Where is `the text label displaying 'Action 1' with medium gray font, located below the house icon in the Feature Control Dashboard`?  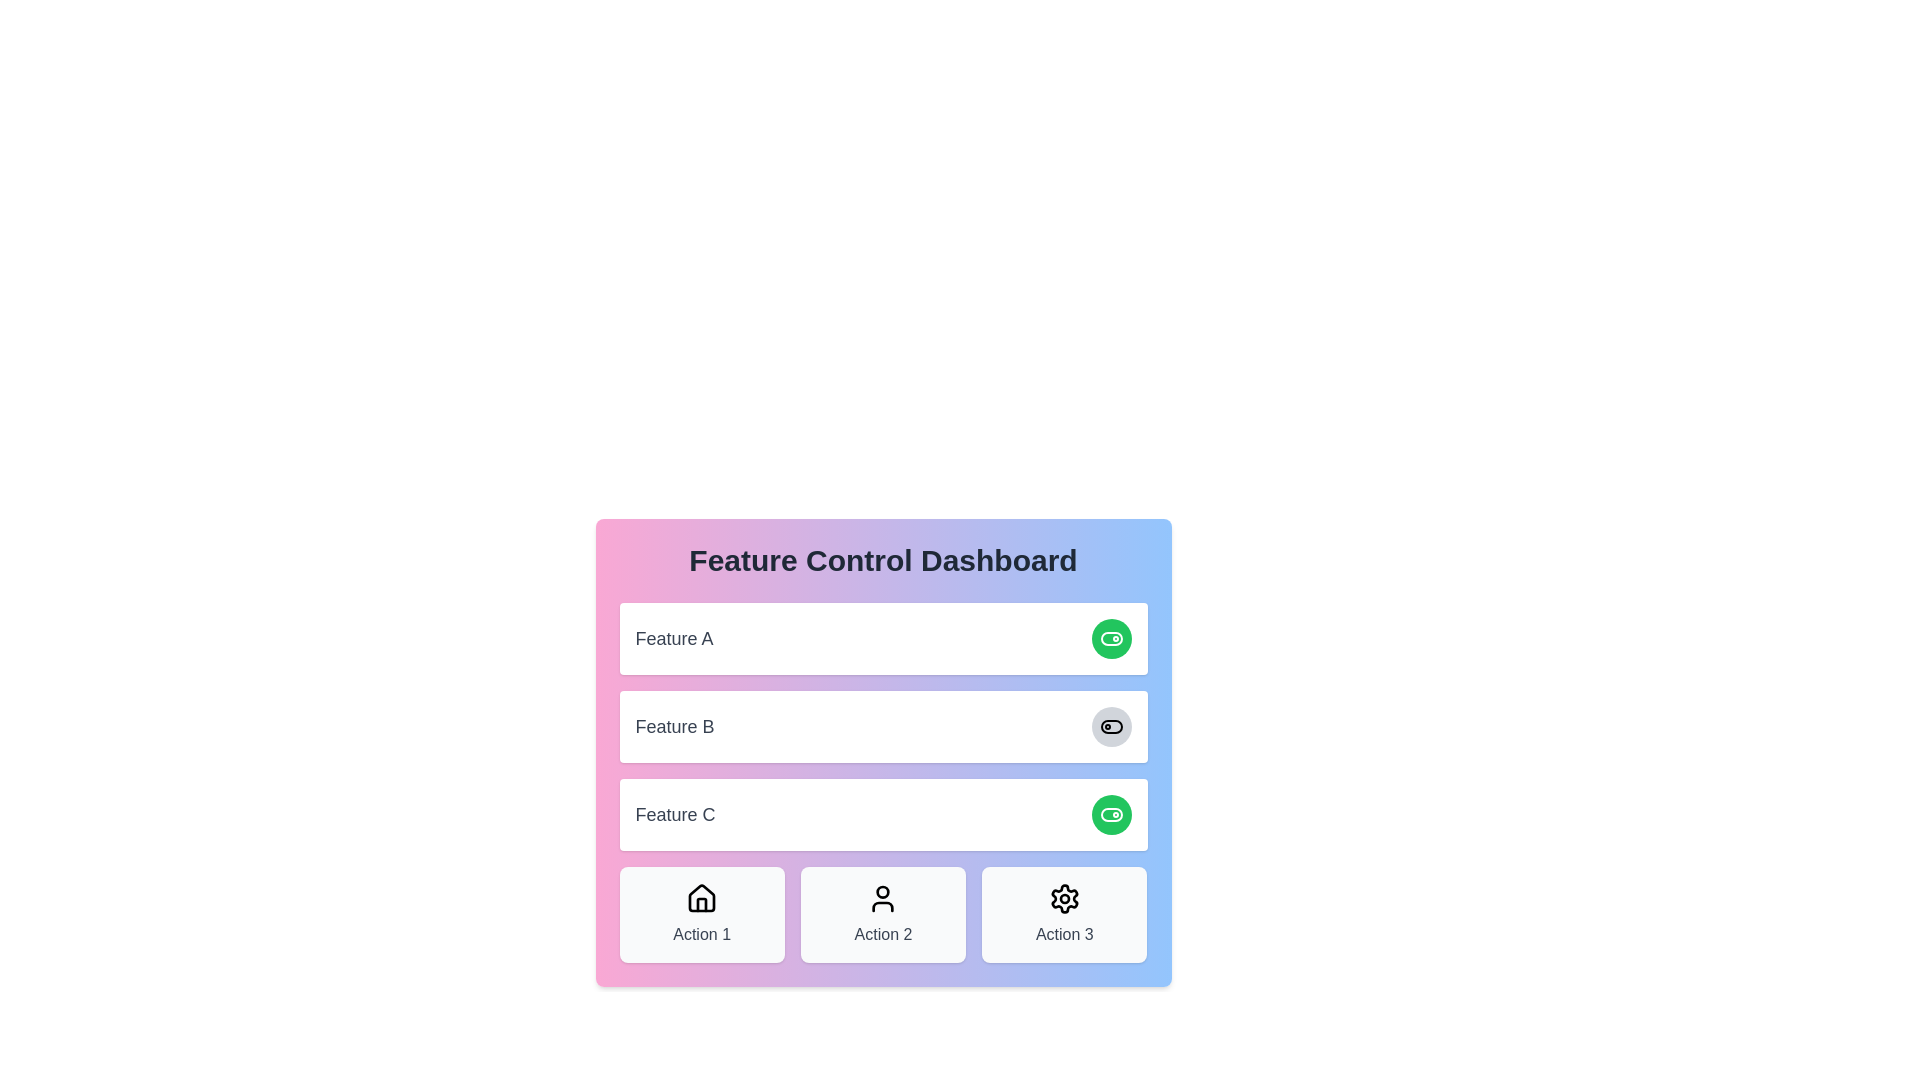 the text label displaying 'Action 1' with medium gray font, located below the house icon in the Feature Control Dashboard is located at coordinates (702, 934).